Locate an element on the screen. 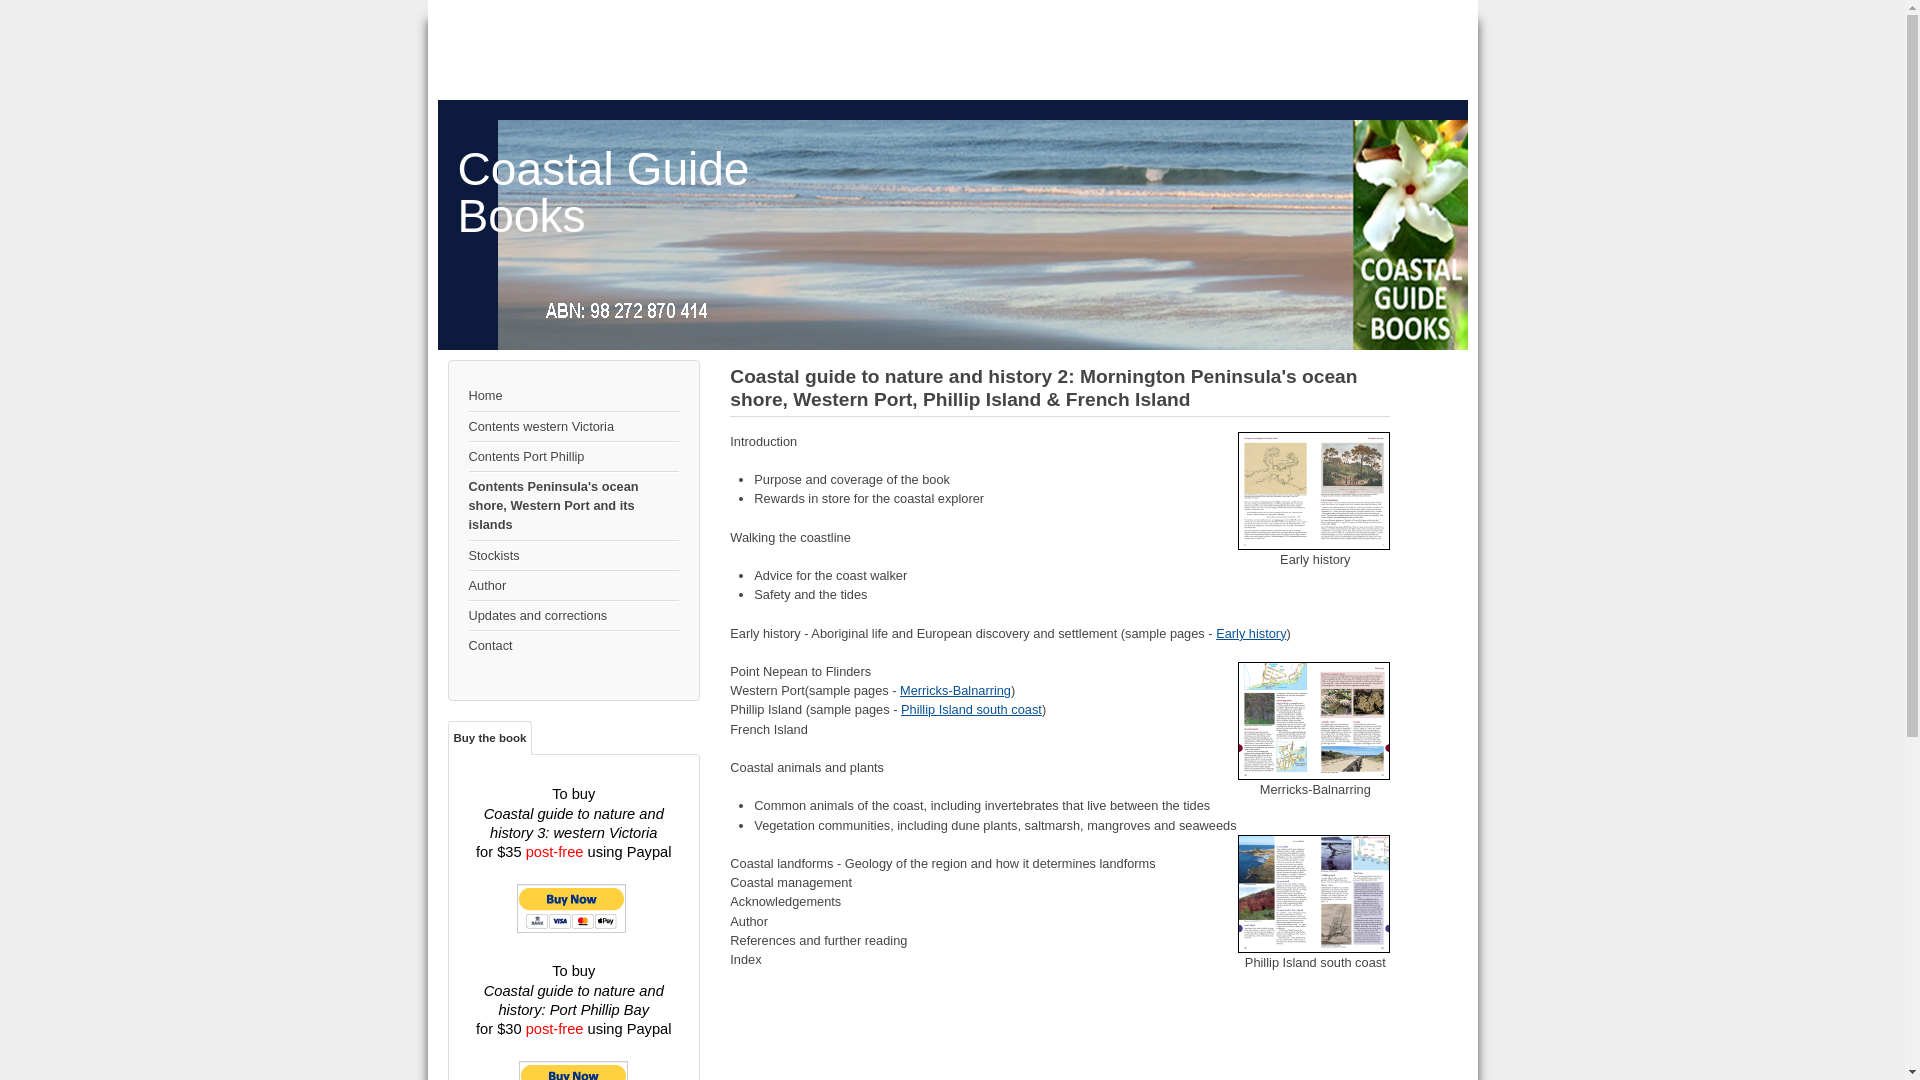 The image size is (1920, 1080). 'Stockists' is located at coordinates (572, 555).